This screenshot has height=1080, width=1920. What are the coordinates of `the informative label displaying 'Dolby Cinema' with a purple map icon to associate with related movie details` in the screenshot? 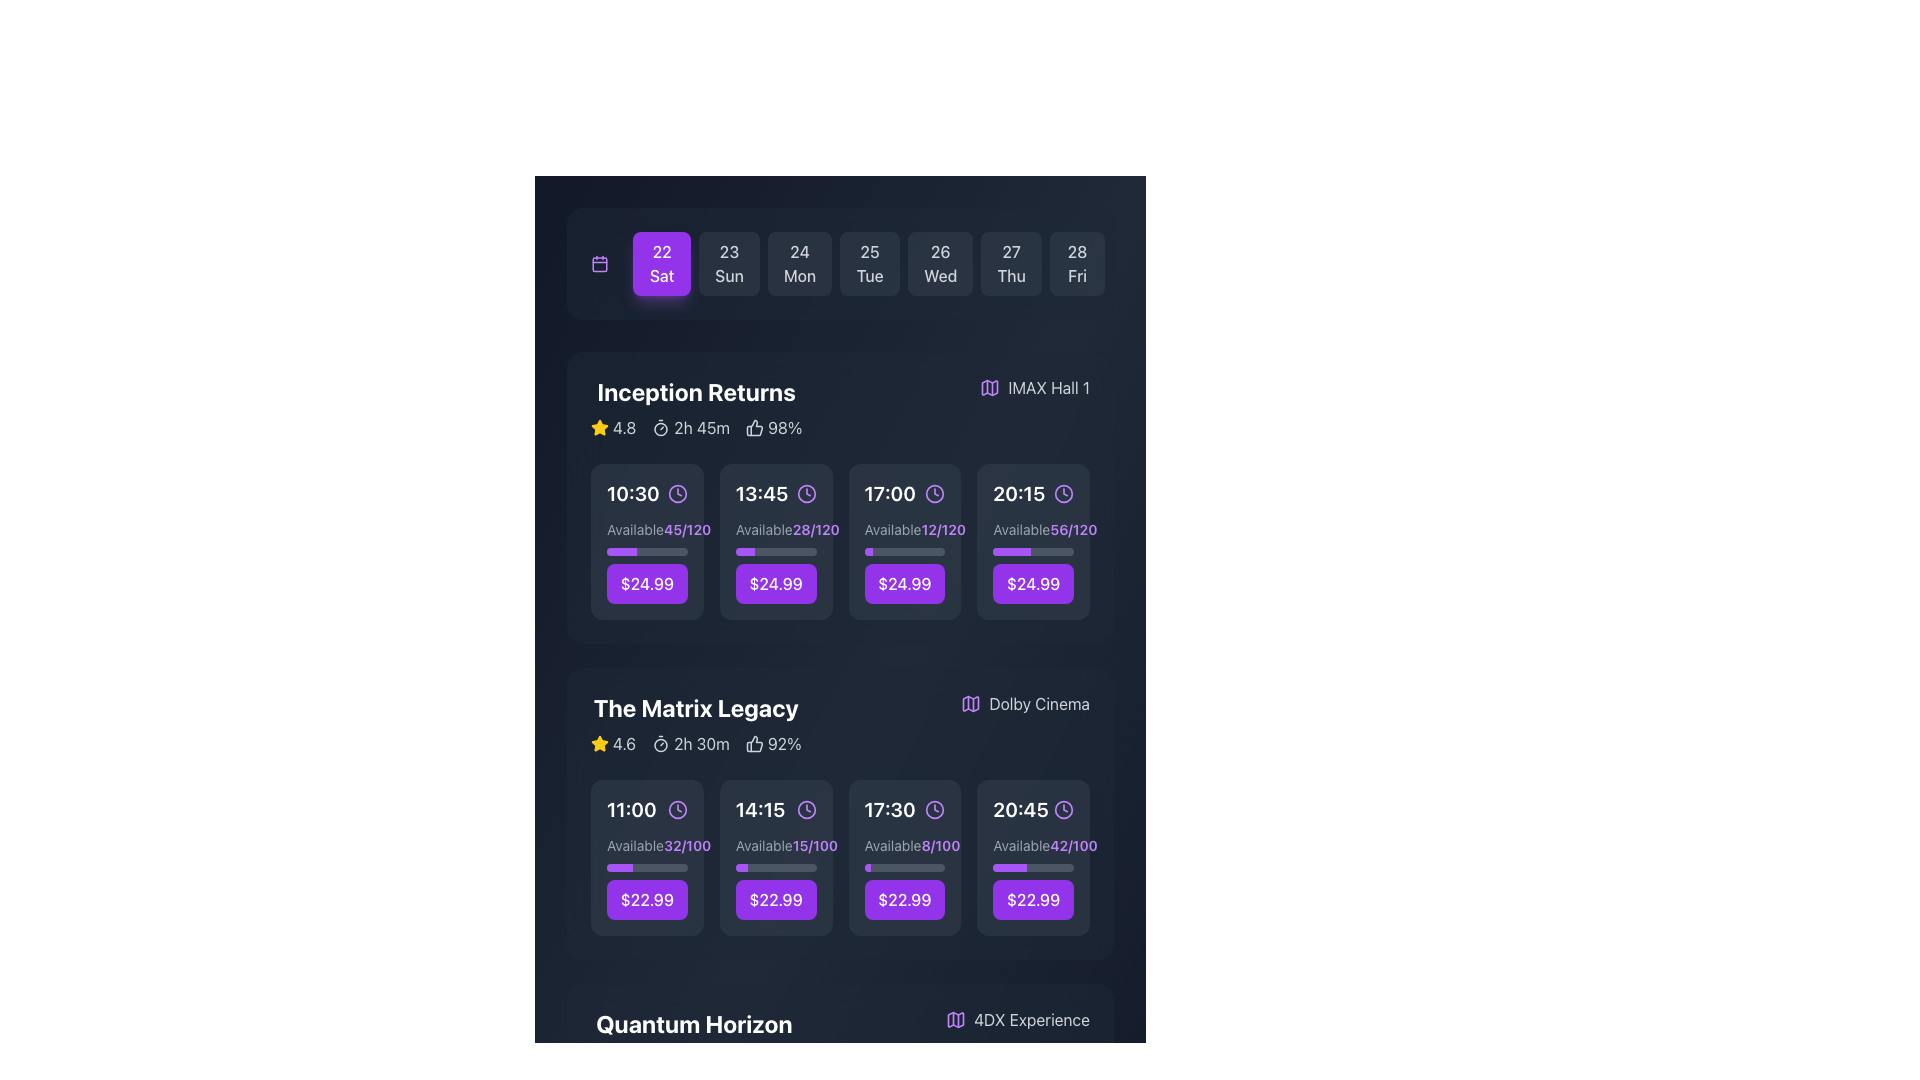 It's located at (1025, 703).